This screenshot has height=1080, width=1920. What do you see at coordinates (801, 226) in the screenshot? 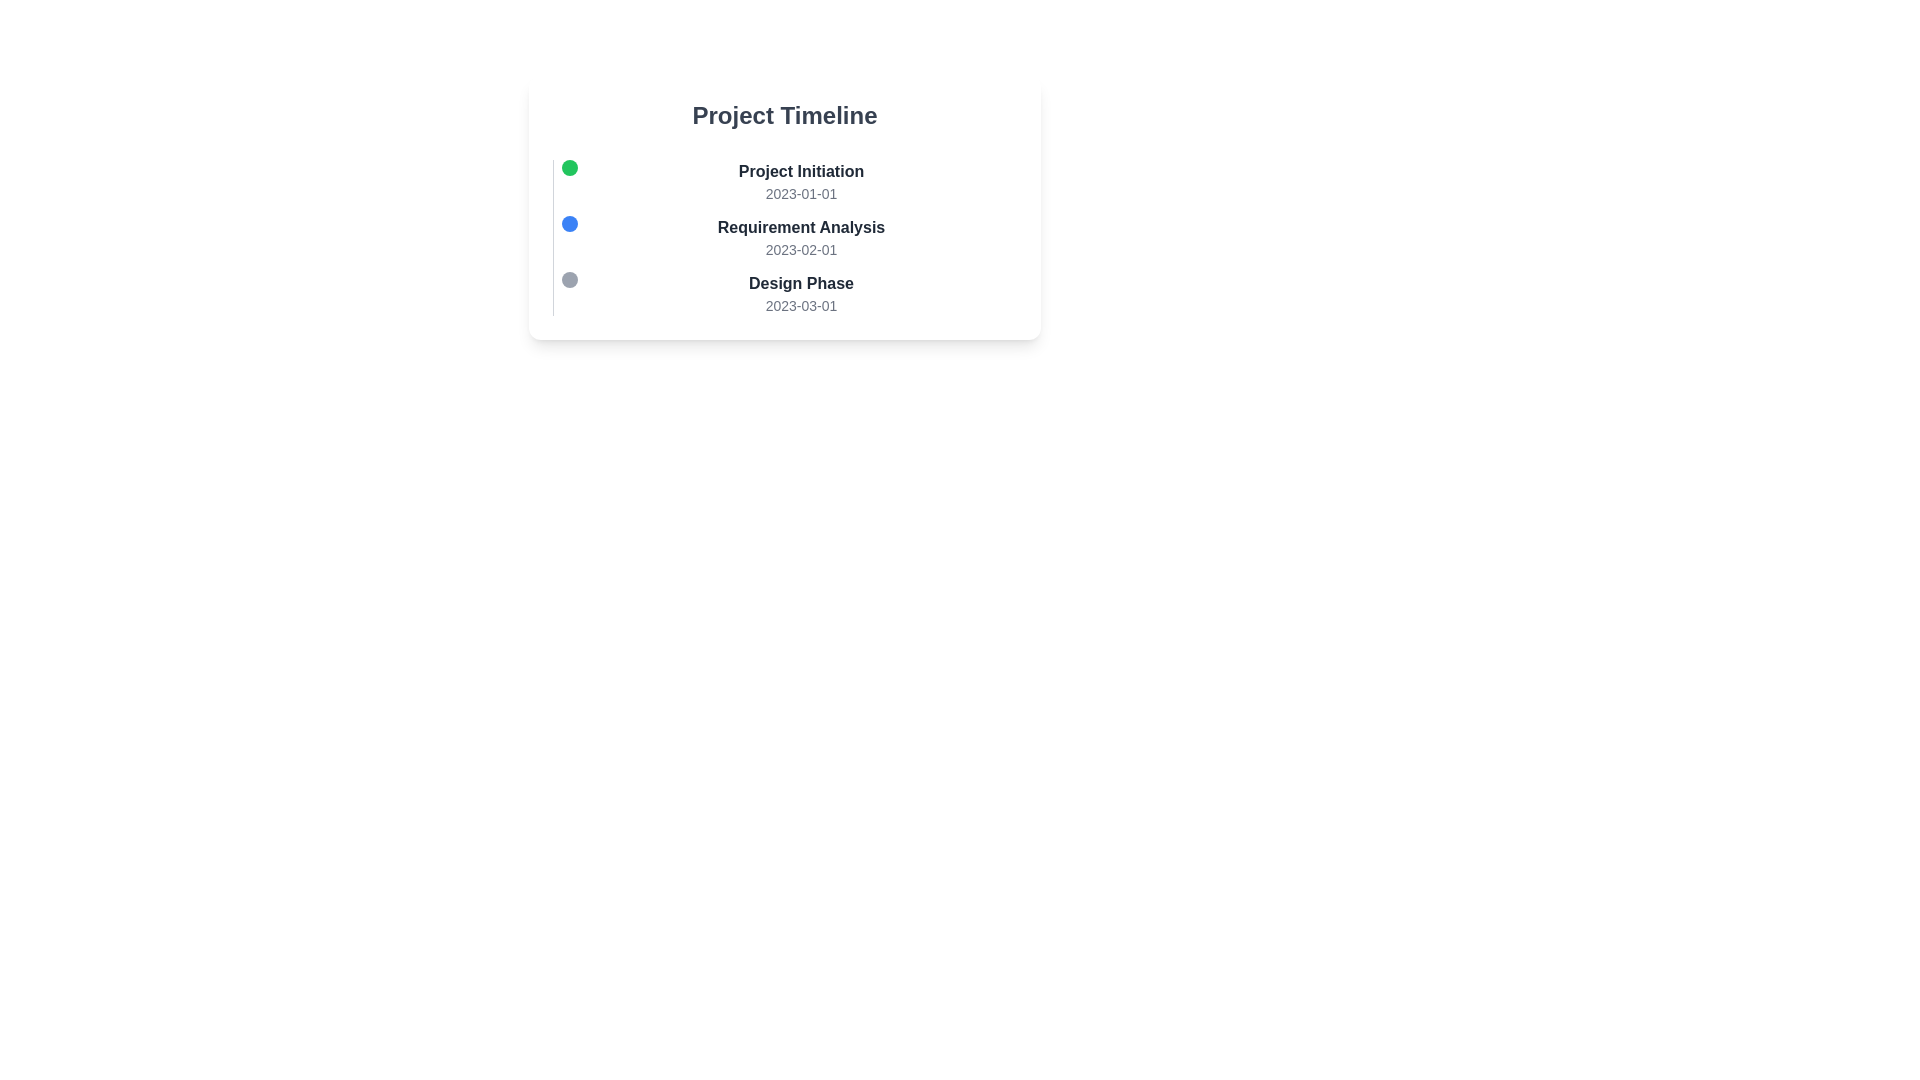
I see `the Static Text Label reading 'Requirement Analysis' in the vertical timeline widget, which is the second item in the timeline and has strong dark-gray text against a light background` at bounding box center [801, 226].